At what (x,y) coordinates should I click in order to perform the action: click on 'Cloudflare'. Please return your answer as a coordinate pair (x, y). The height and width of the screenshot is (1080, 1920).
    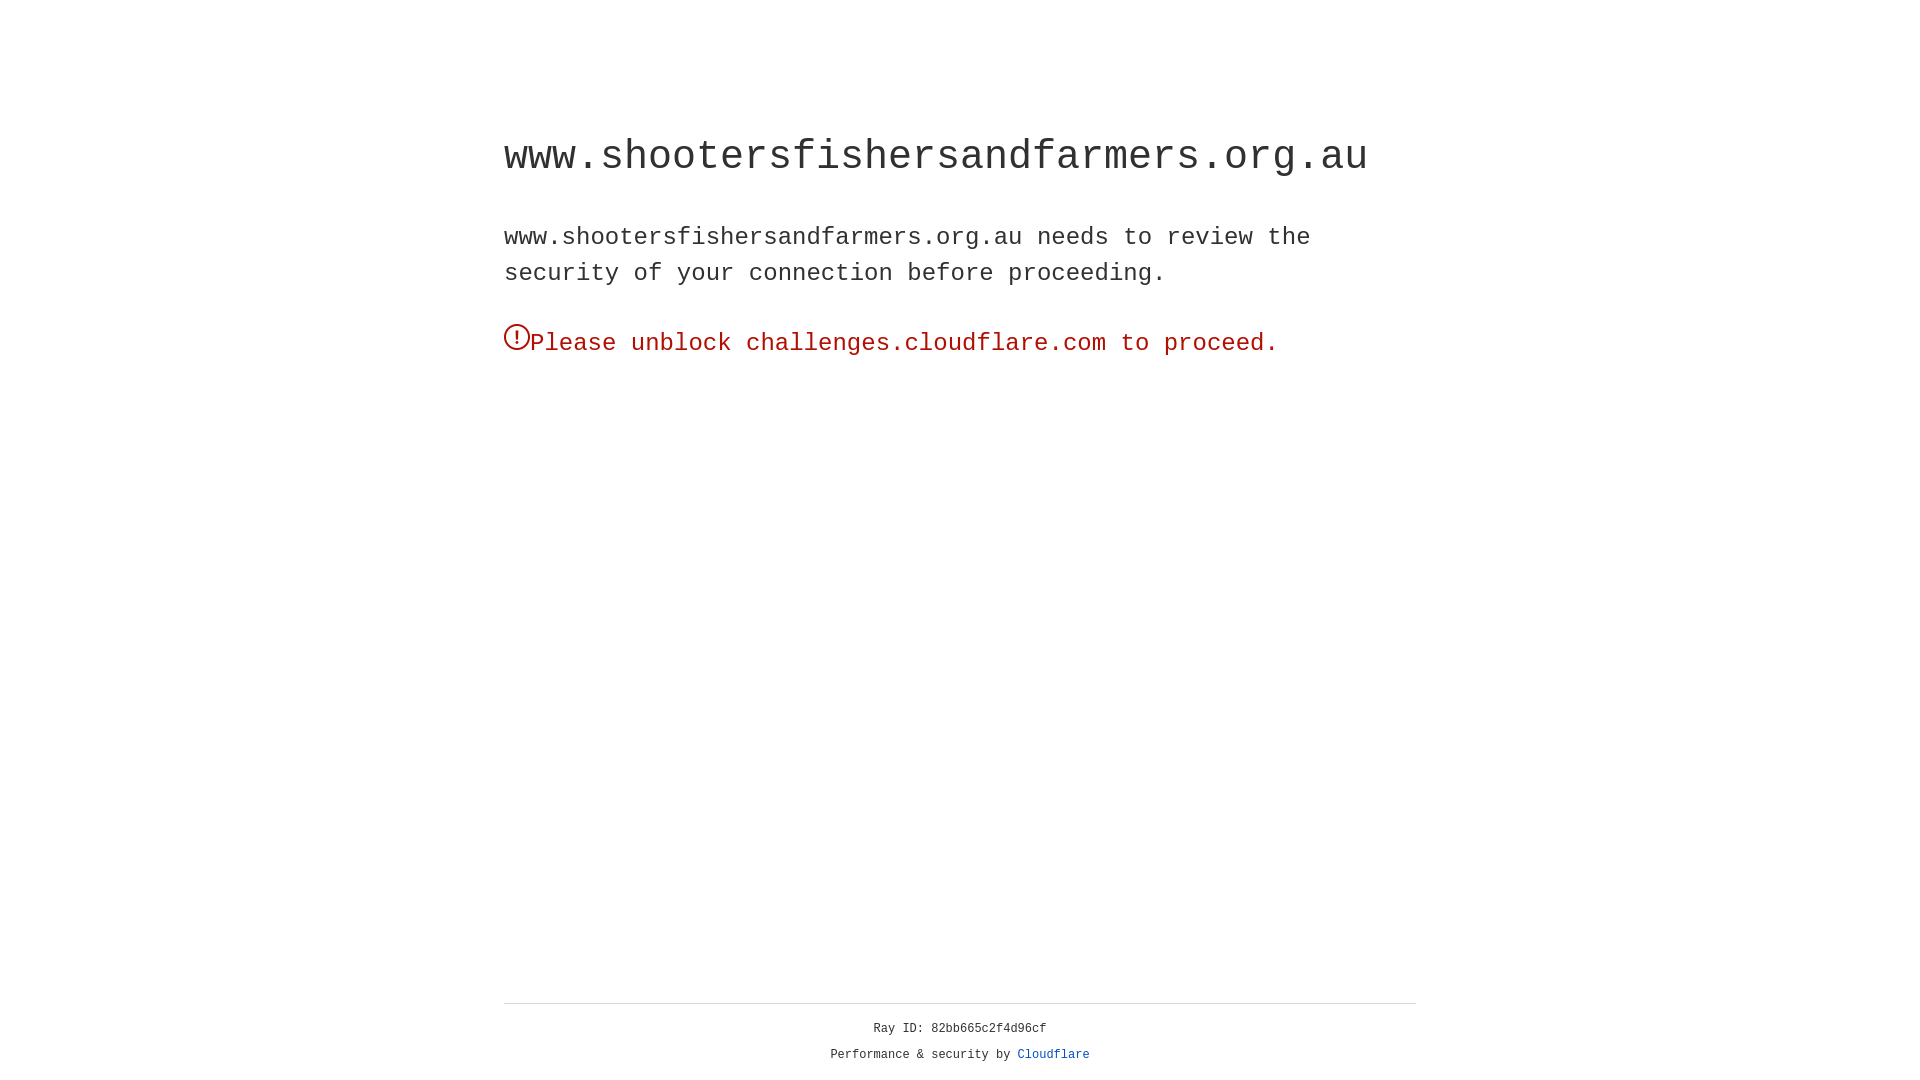
    Looking at the image, I should click on (1053, 1054).